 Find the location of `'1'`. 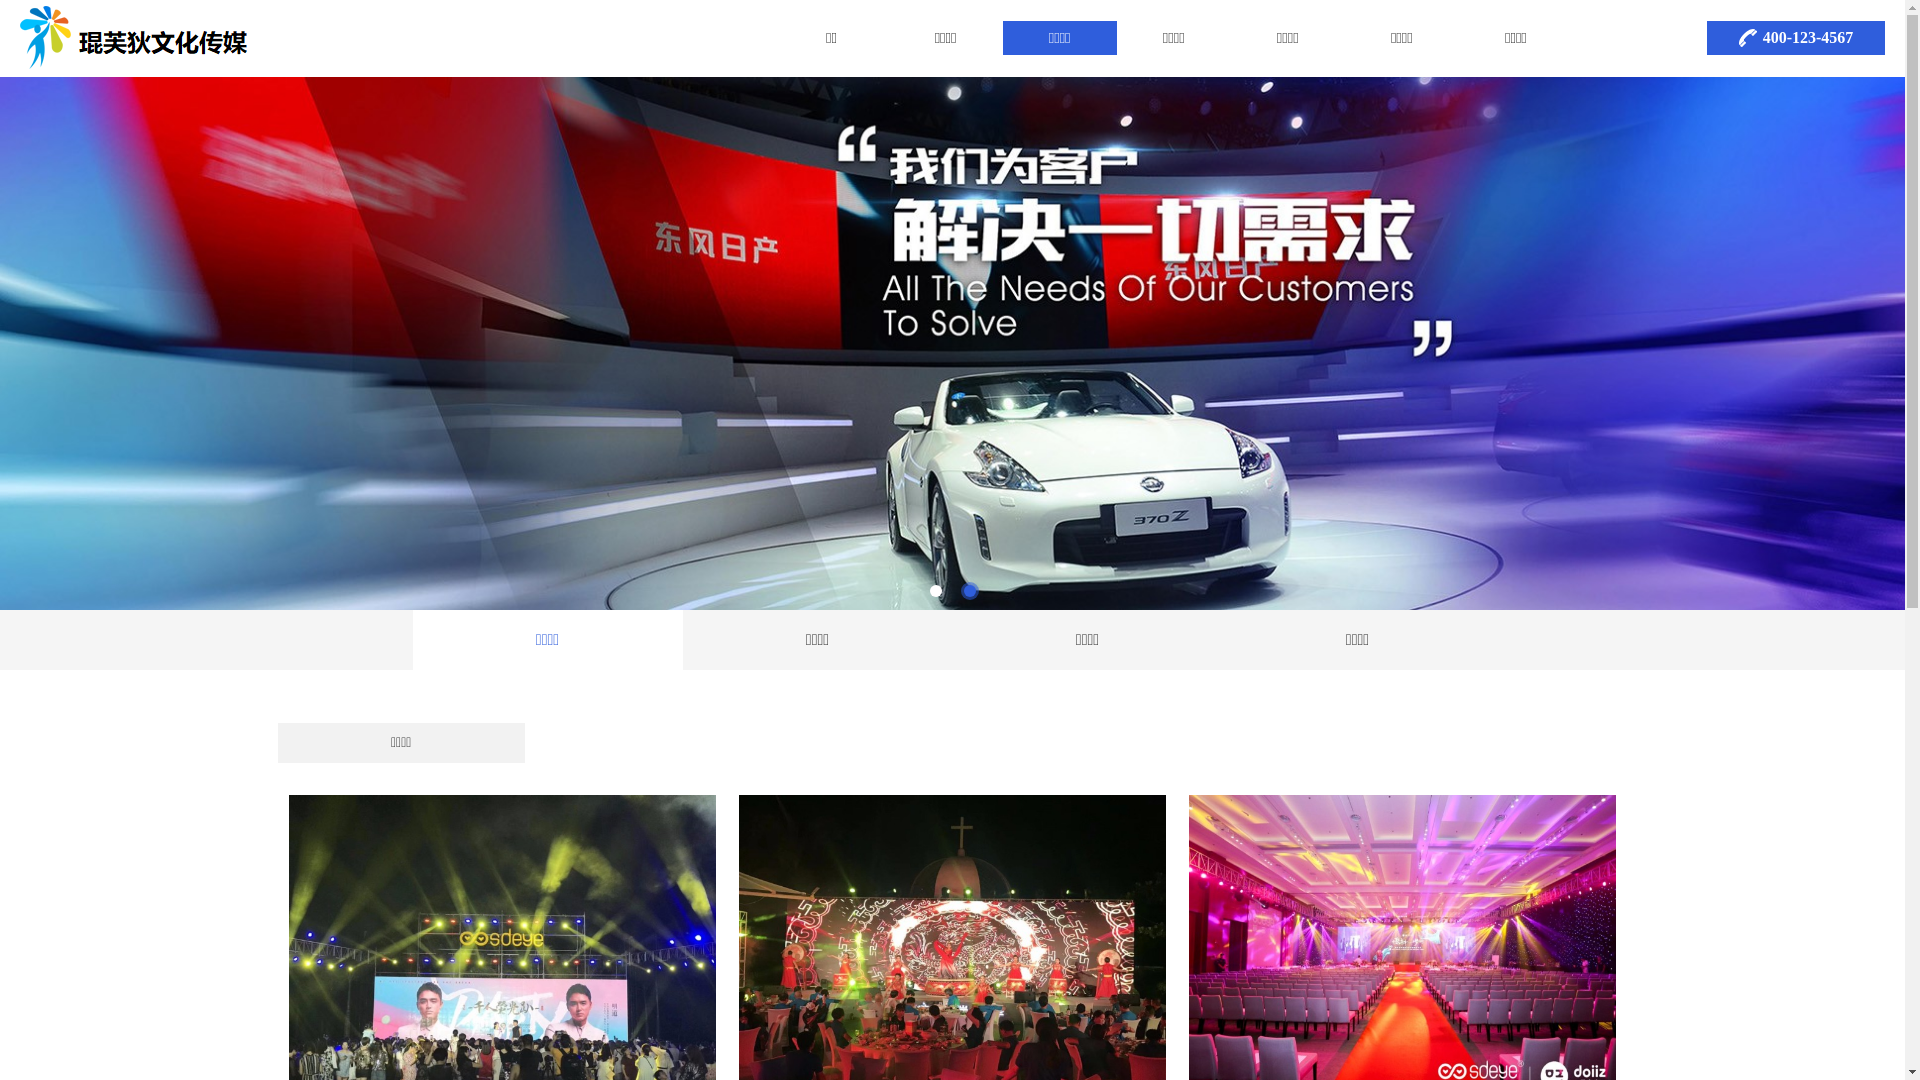

'1' is located at coordinates (935, 589).